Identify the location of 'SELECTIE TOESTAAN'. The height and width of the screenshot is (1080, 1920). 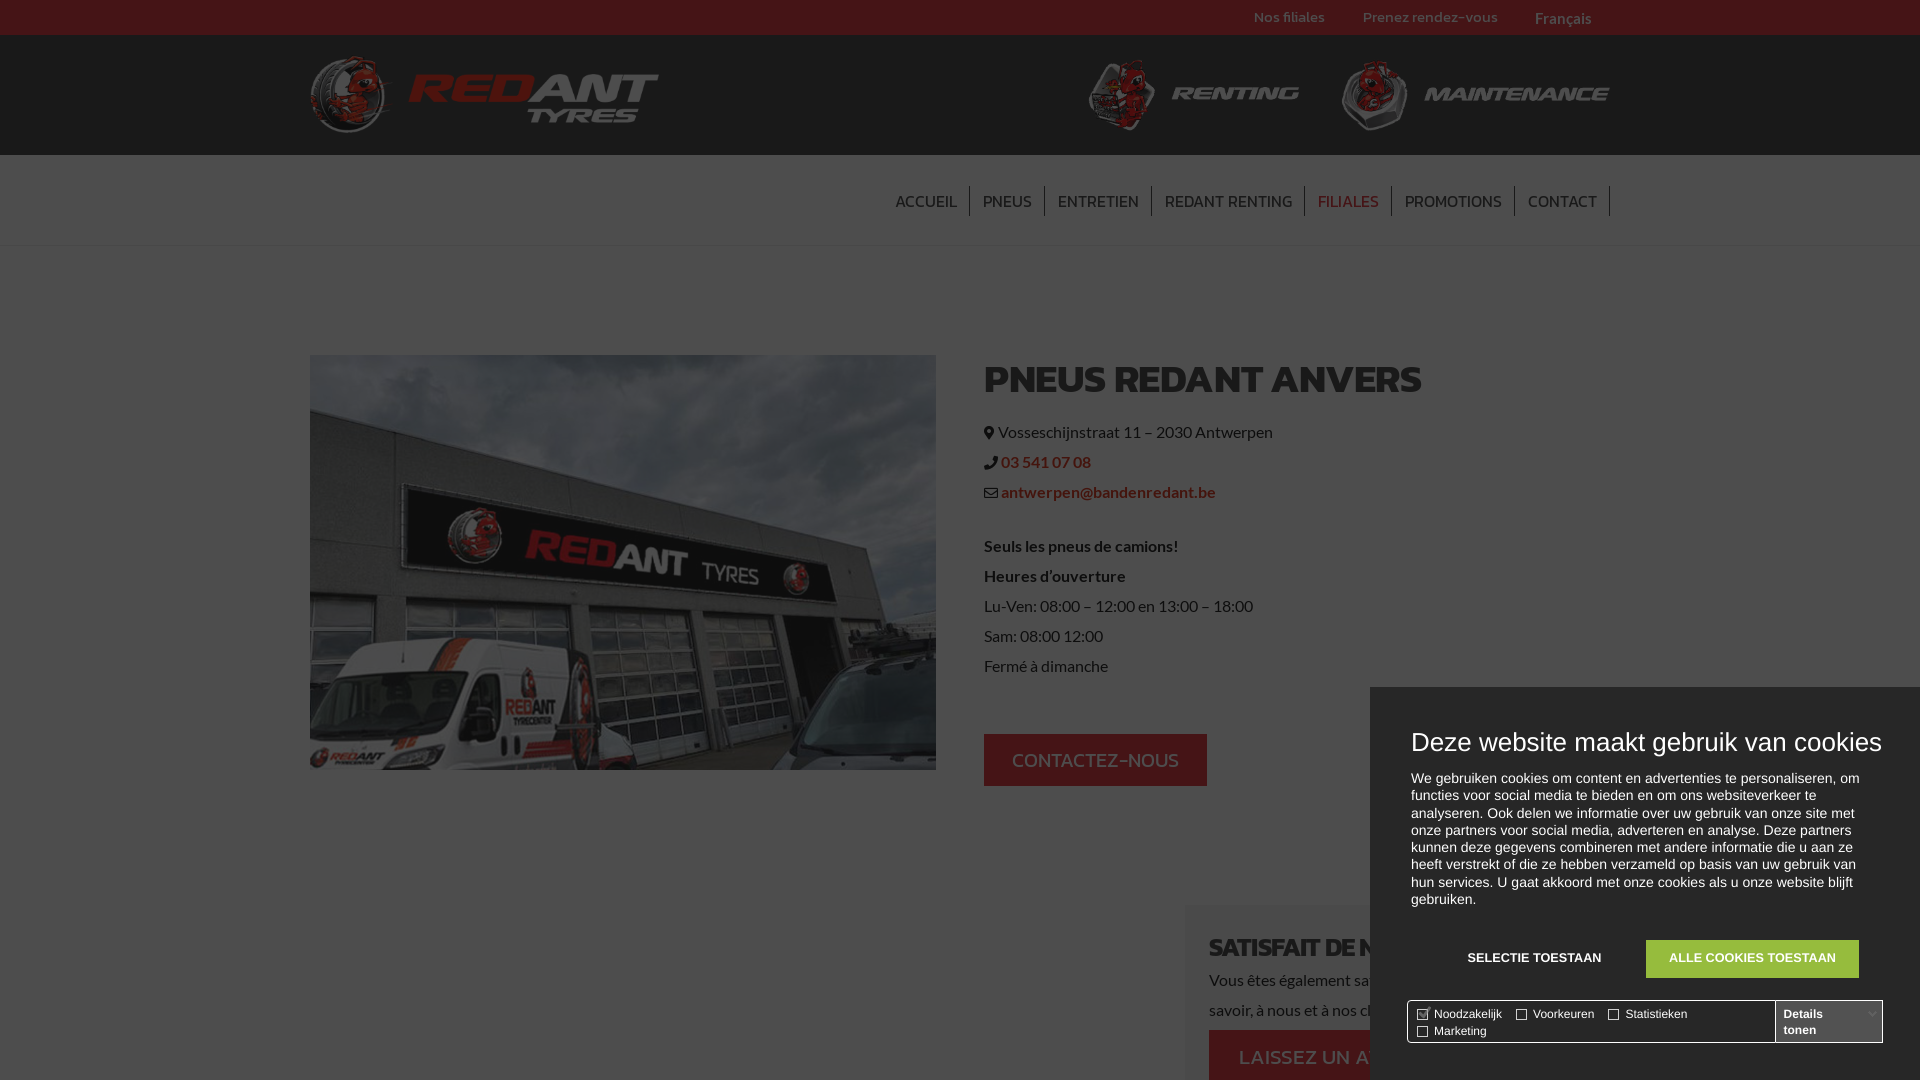
(1533, 958).